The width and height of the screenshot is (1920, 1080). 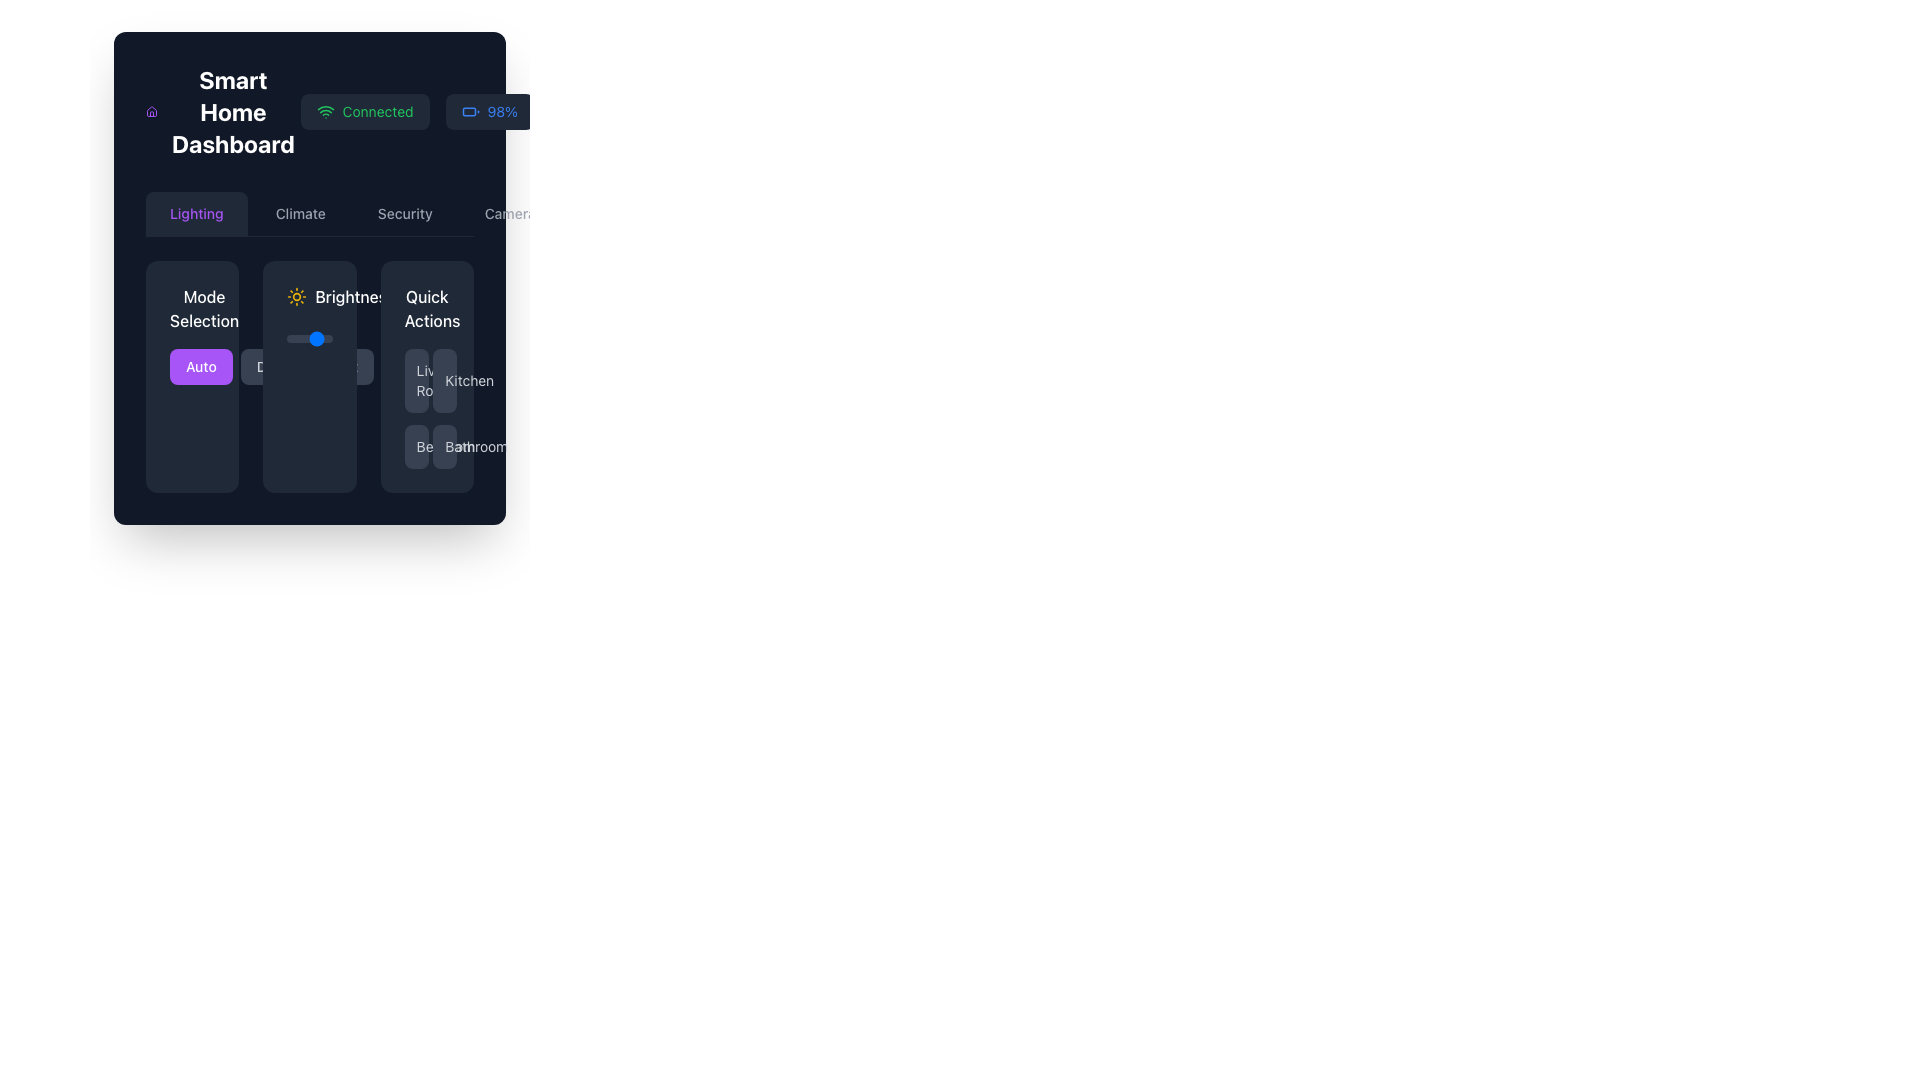 I want to click on the displayed information on the text label showing '98%' in blue font, located in the Smart Home Dashboard section near the battery icon, so click(x=502, y=111).